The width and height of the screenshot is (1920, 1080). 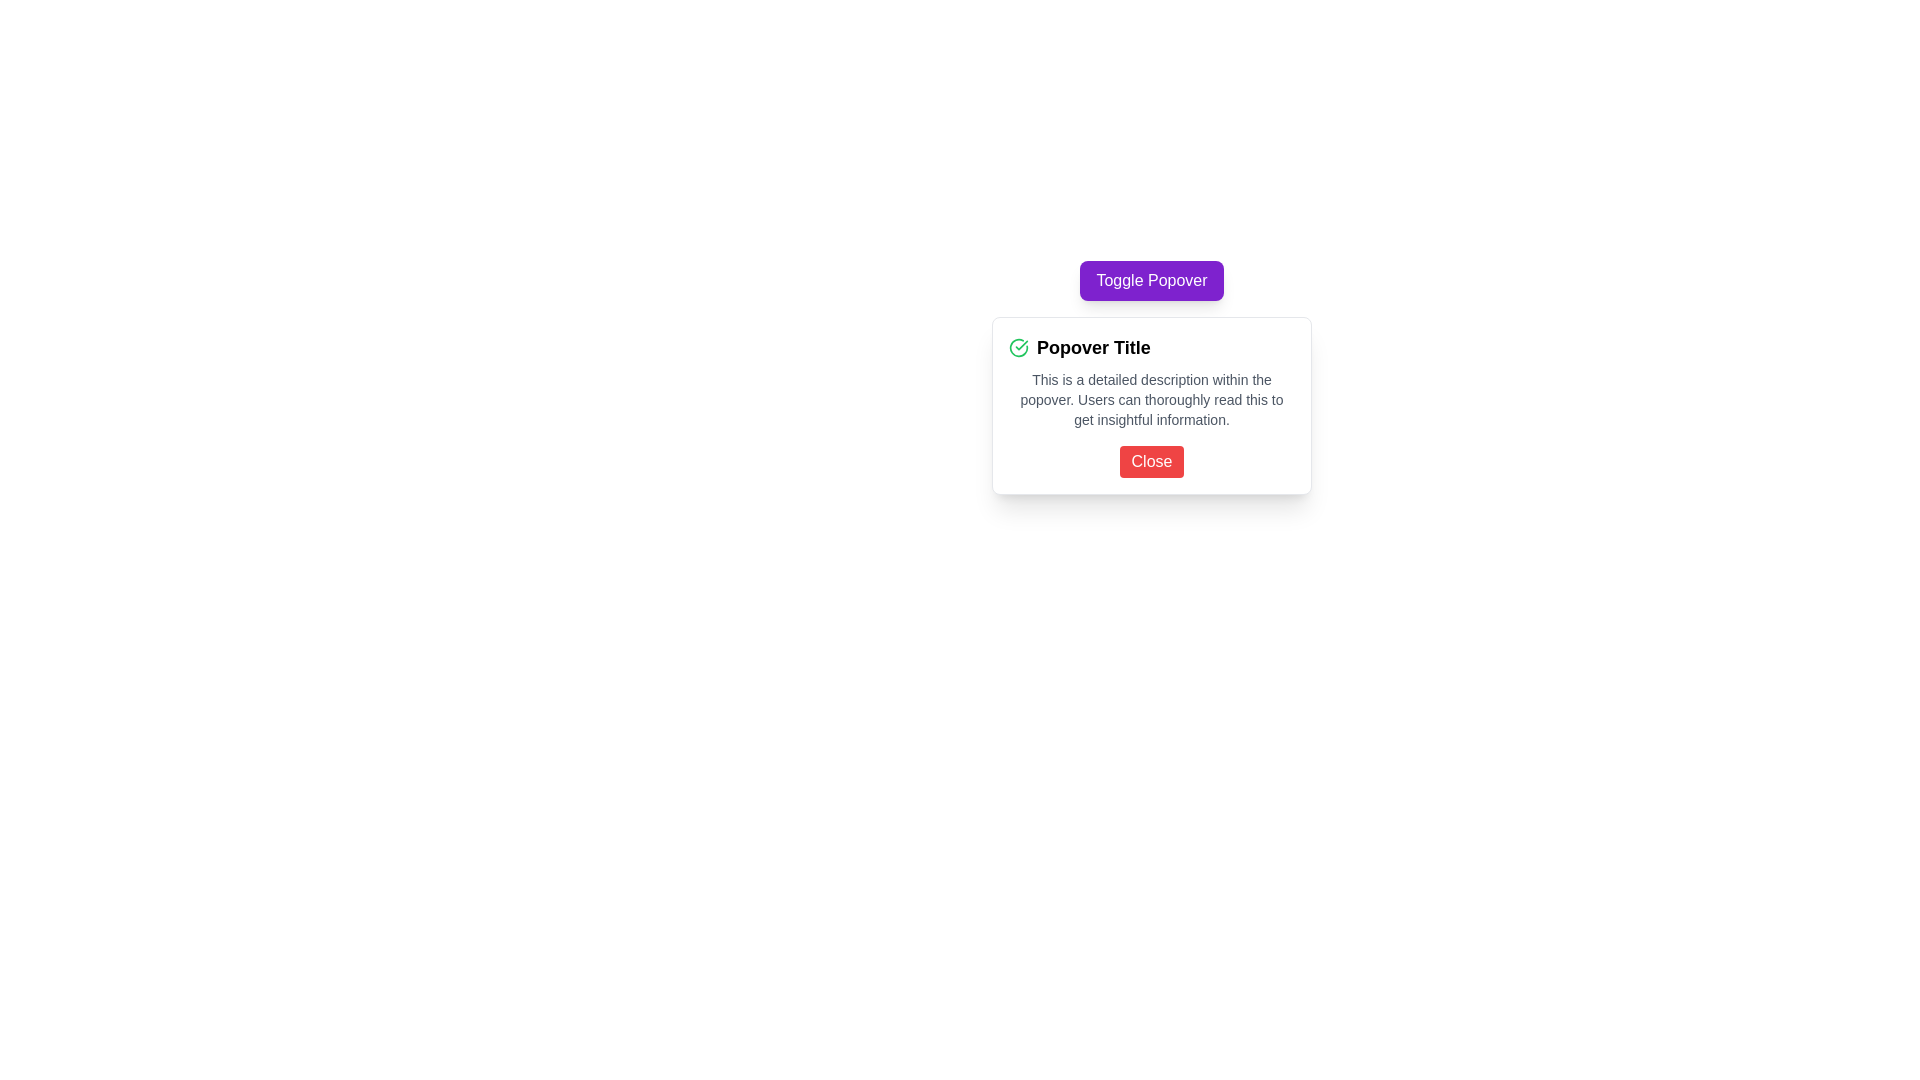 I want to click on the purple button labeled 'Toggle Popover' to trigger its associated actions, so click(x=1152, y=281).